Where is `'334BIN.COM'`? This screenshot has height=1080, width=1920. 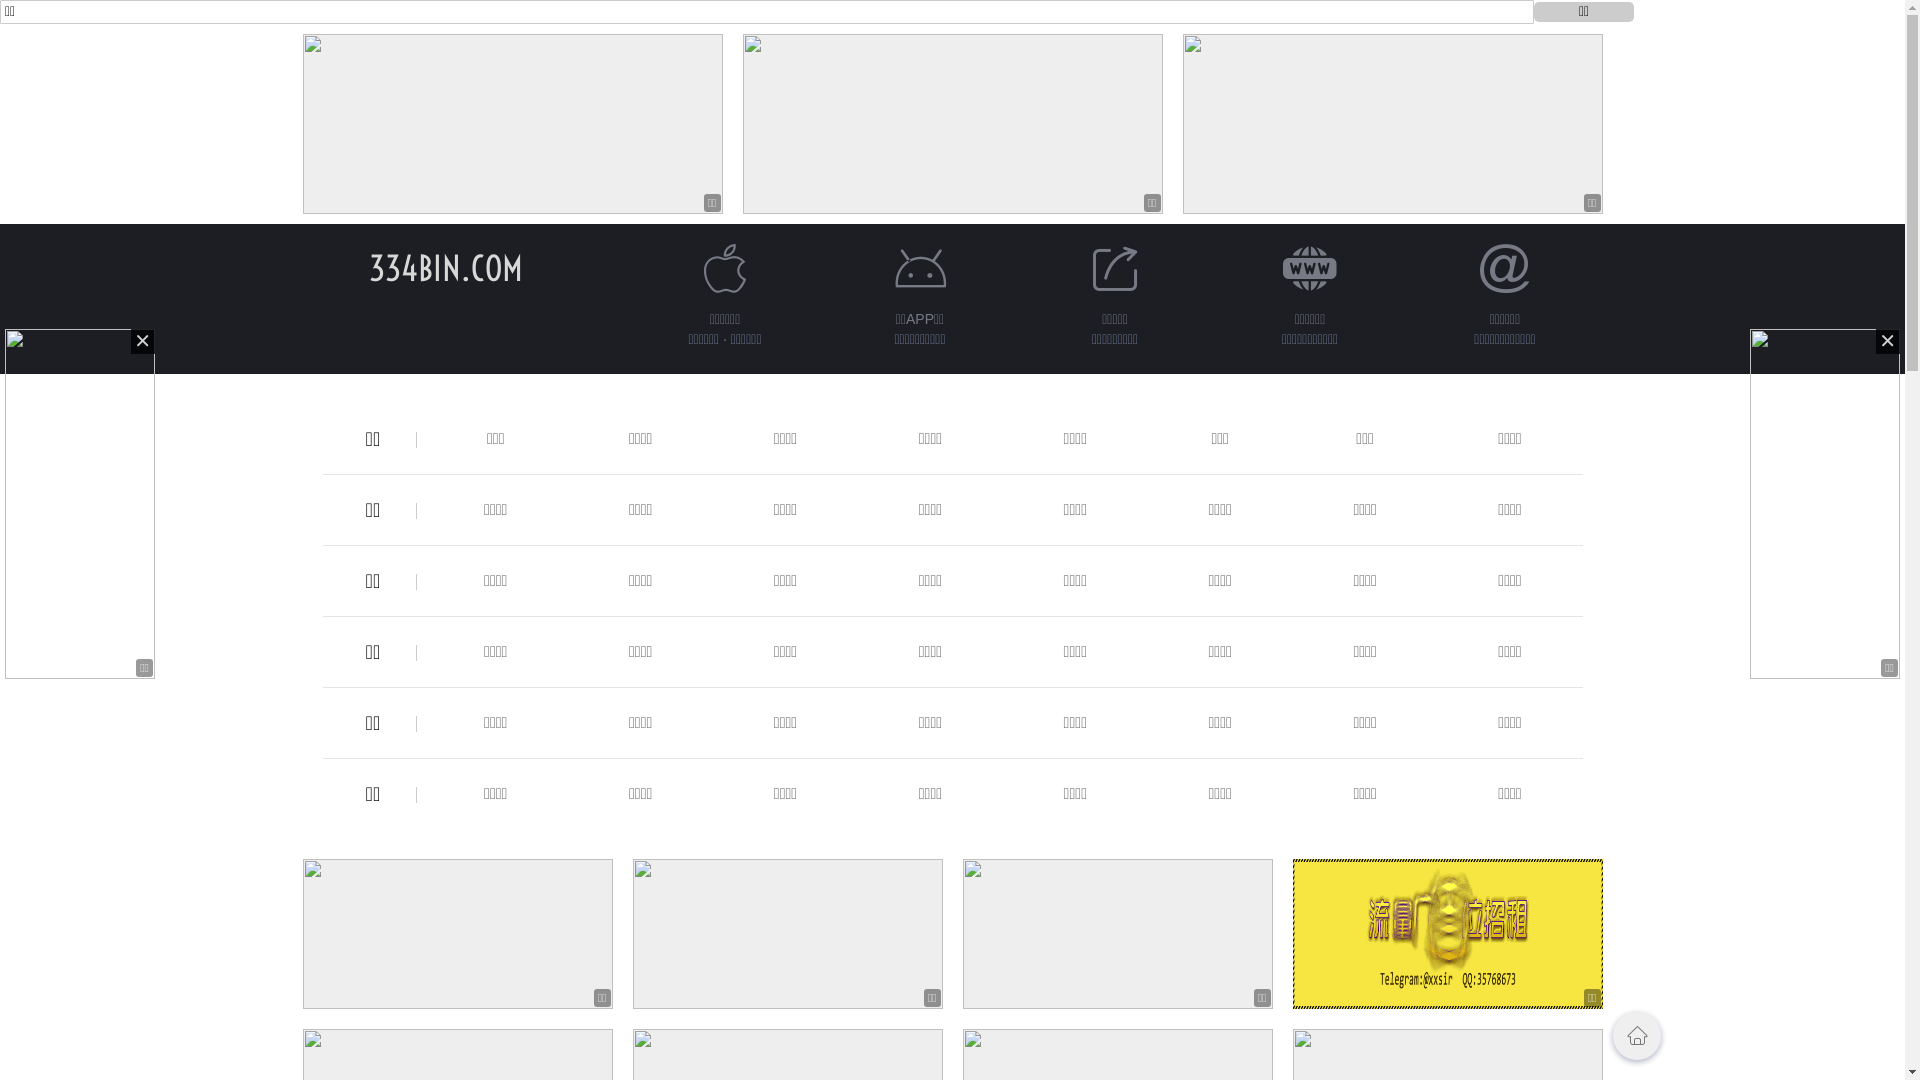 '334BIN.COM' is located at coordinates (444, 267).